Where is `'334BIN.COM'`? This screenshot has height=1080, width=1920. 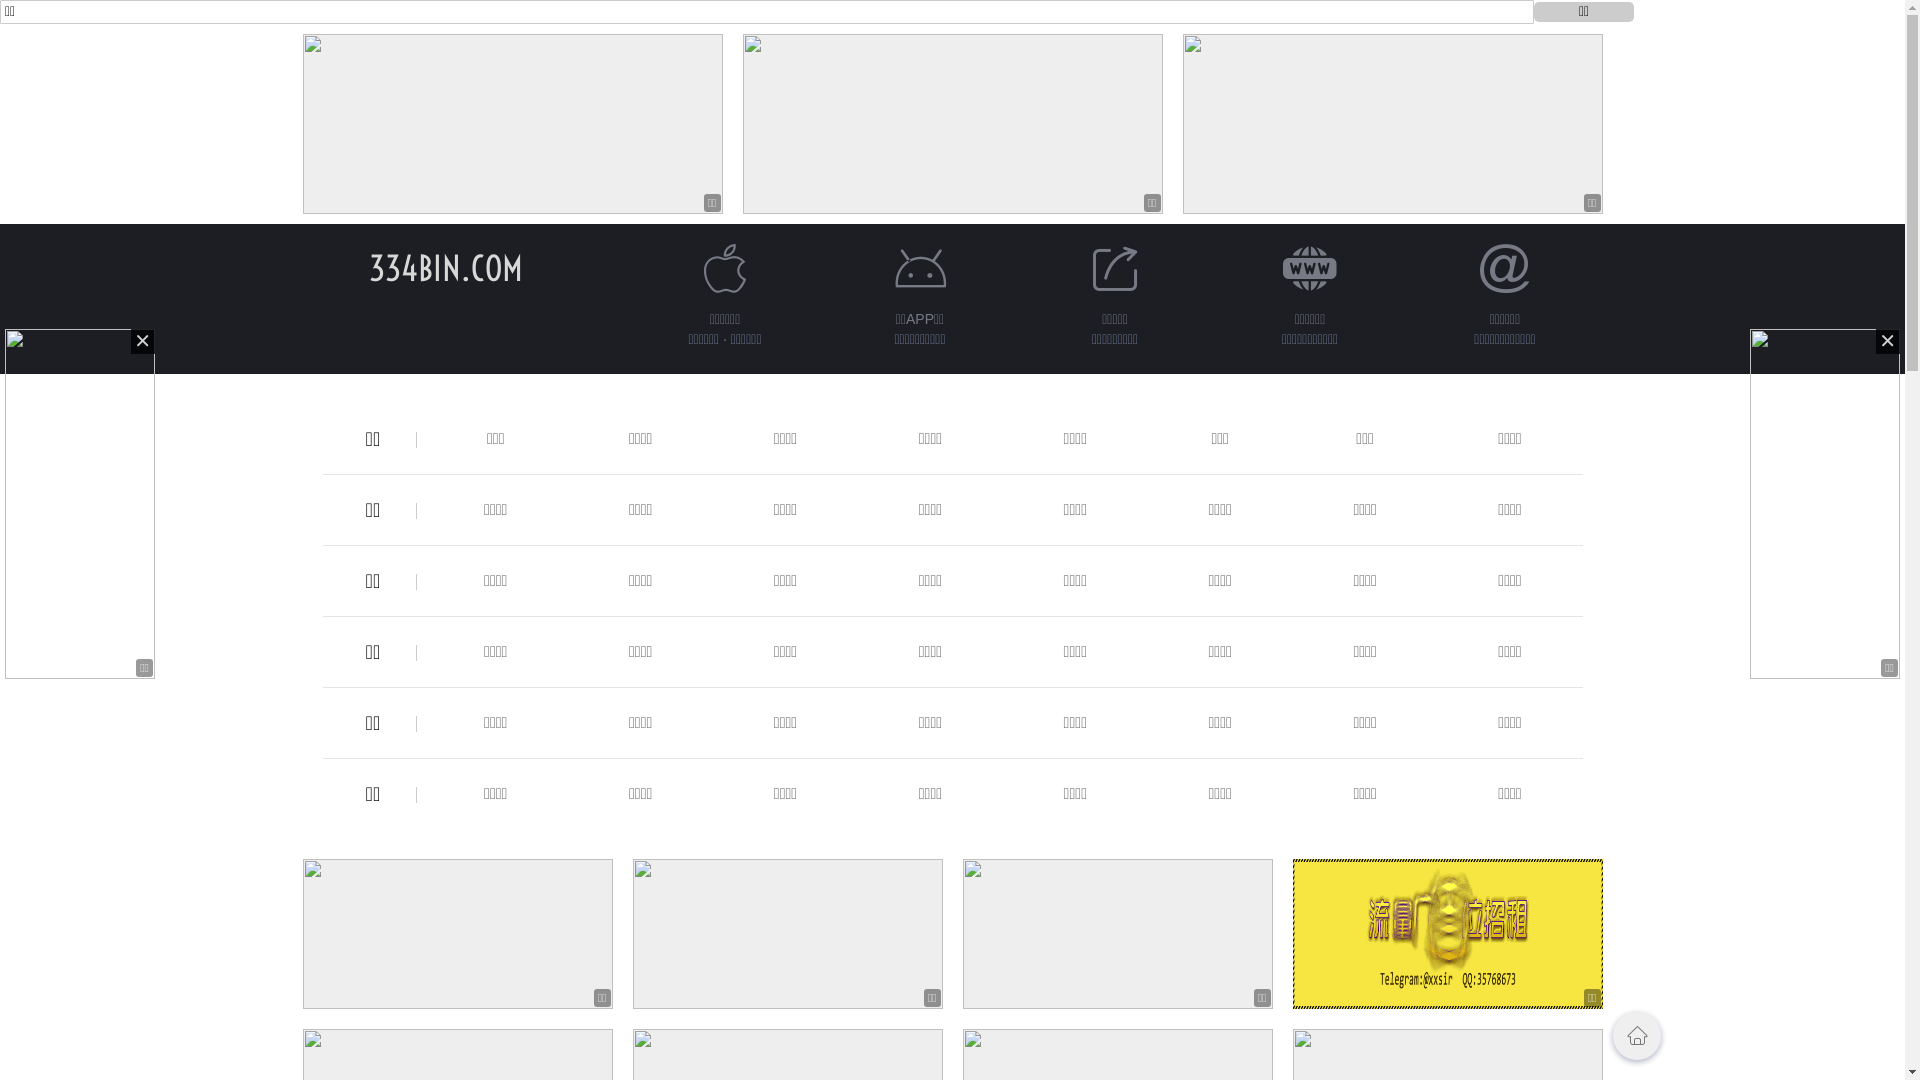 '334BIN.COM' is located at coordinates (444, 267).